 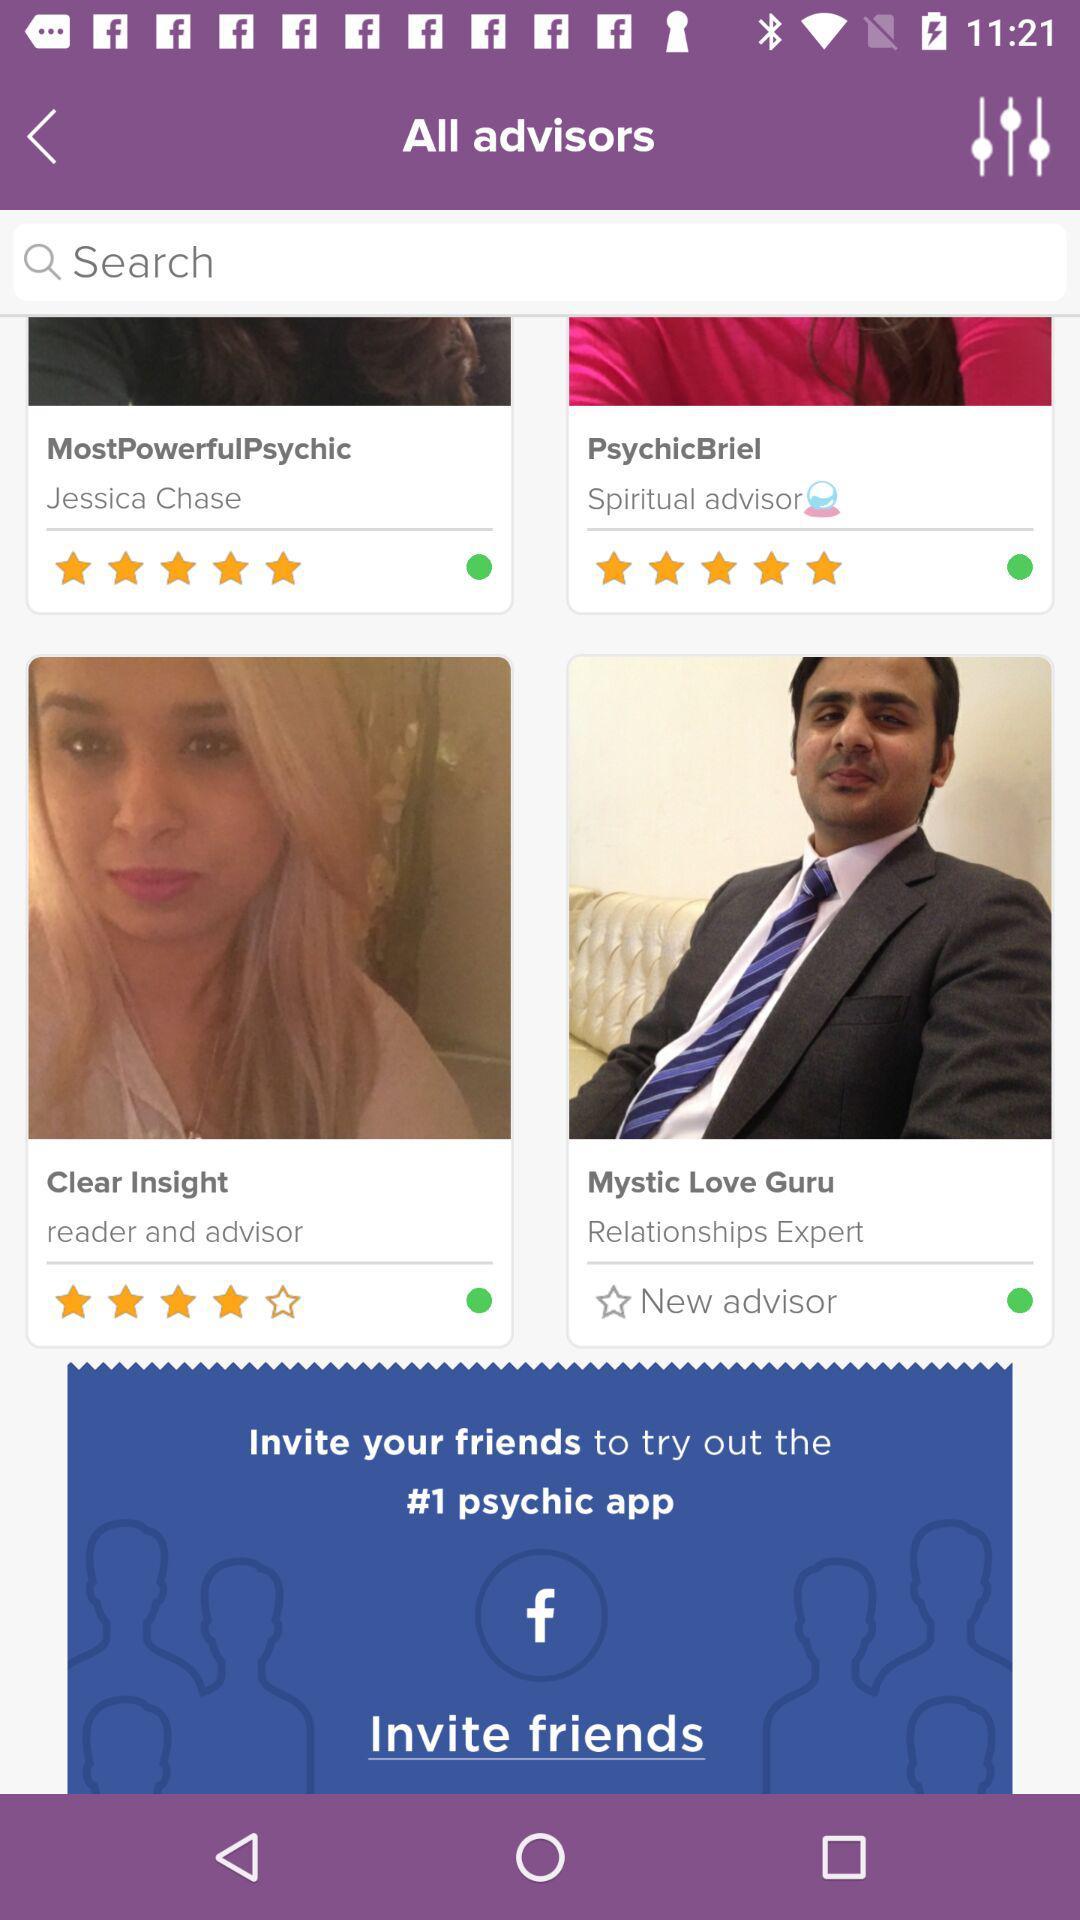 I want to click on icon next to the all advisors icon, so click(x=1011, y=135).